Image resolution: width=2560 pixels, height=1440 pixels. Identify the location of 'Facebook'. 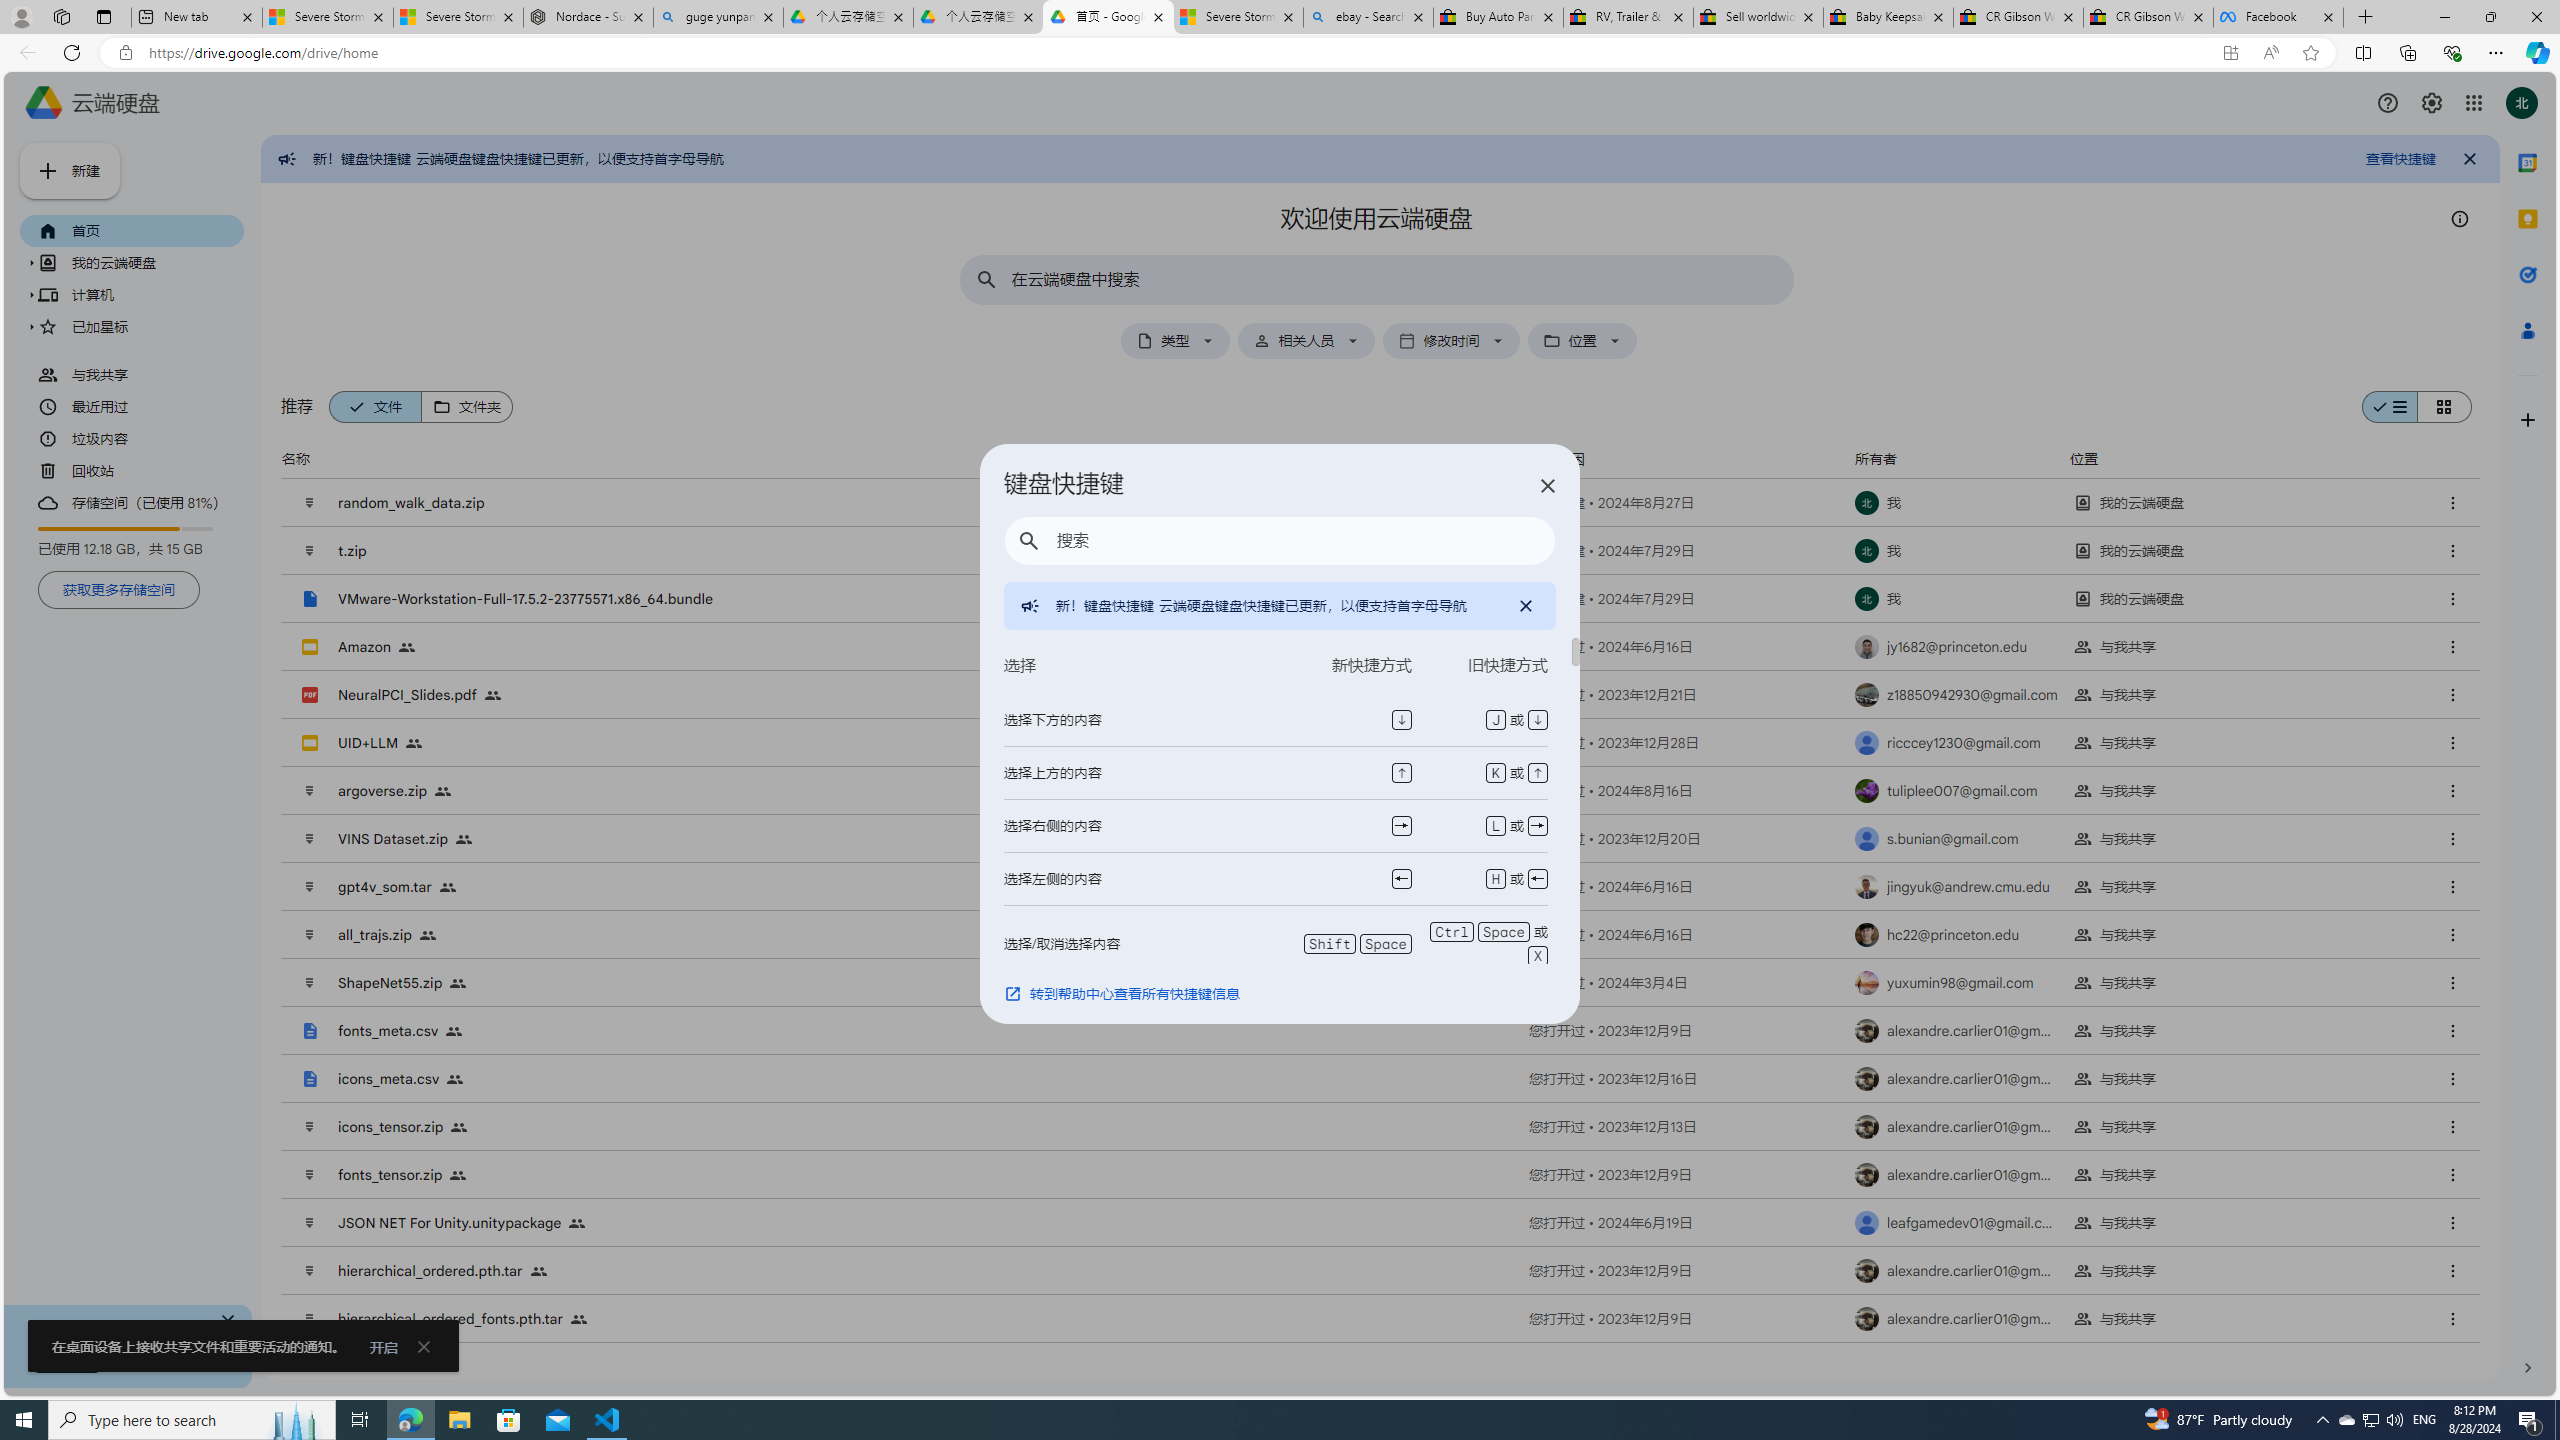
(2278, 16).